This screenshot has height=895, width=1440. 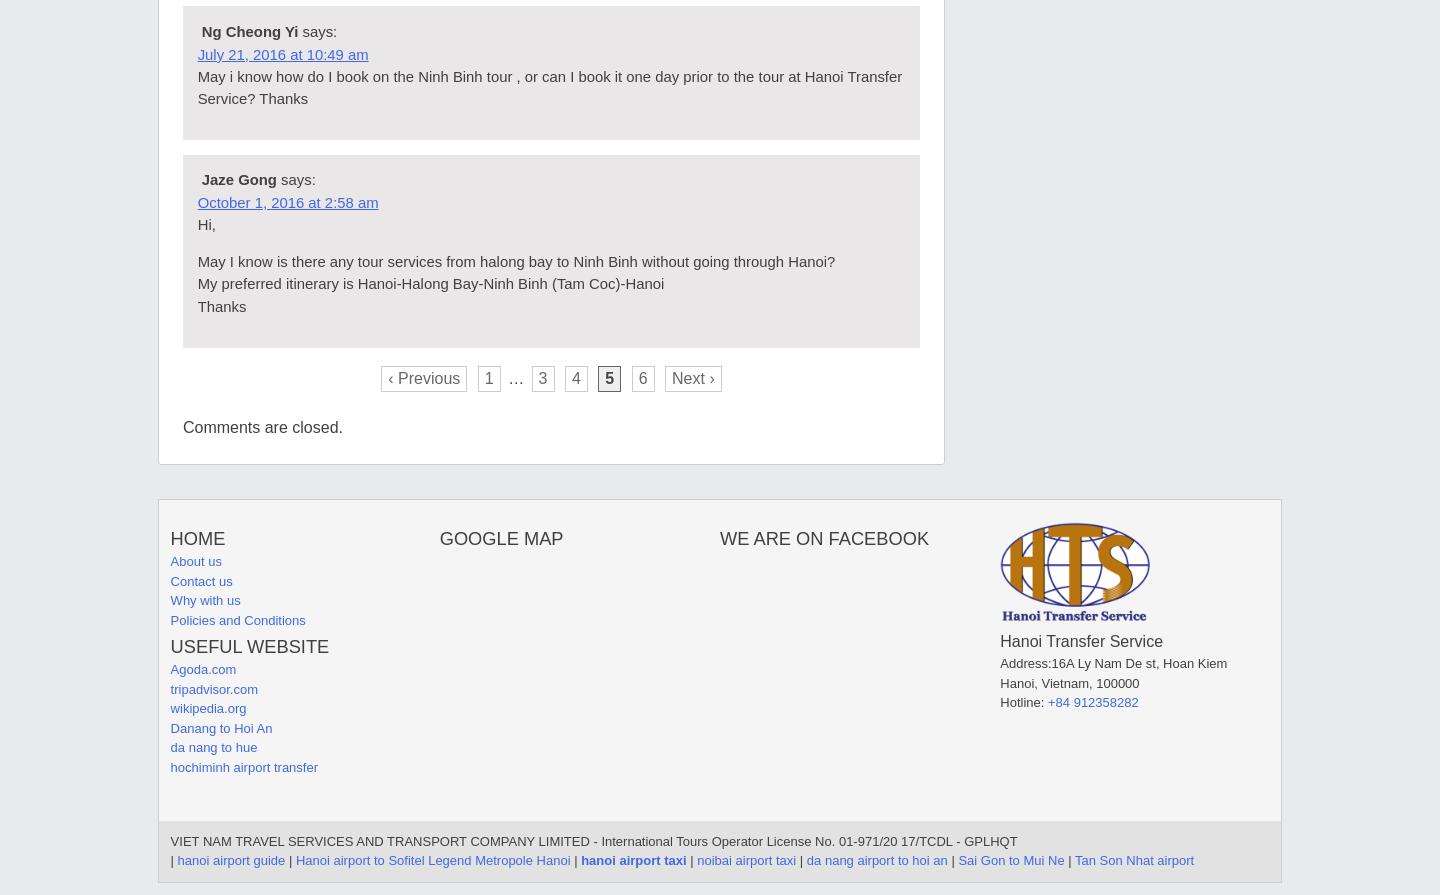 What do you see at coordinates (1010, 859) in the screenshot?
I see `'Sai Gon to Mui Ne'` at bounding box center [1010, 859].